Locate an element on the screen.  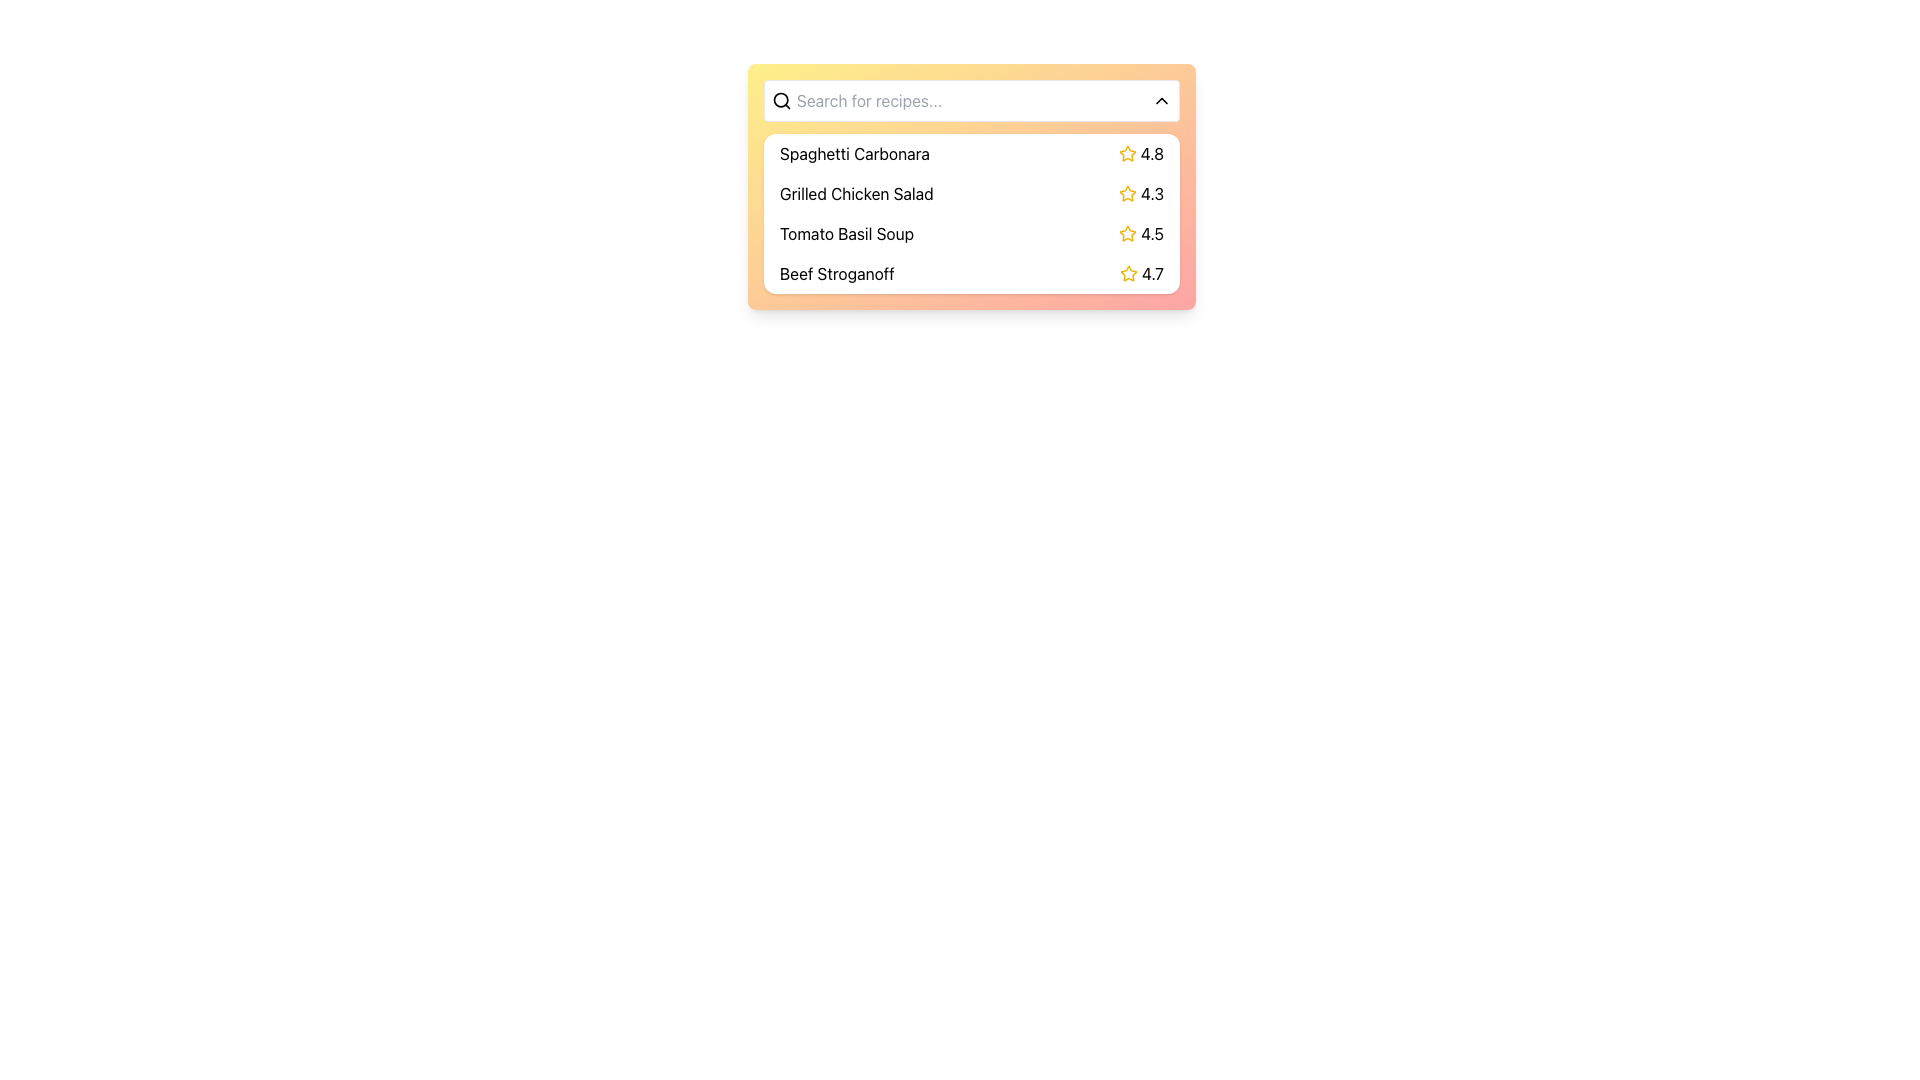
the vector graphic element indicating the rating for the 'Grilled Chicken Salad' item in the second row of the list is located at coordinates (1127, 193).